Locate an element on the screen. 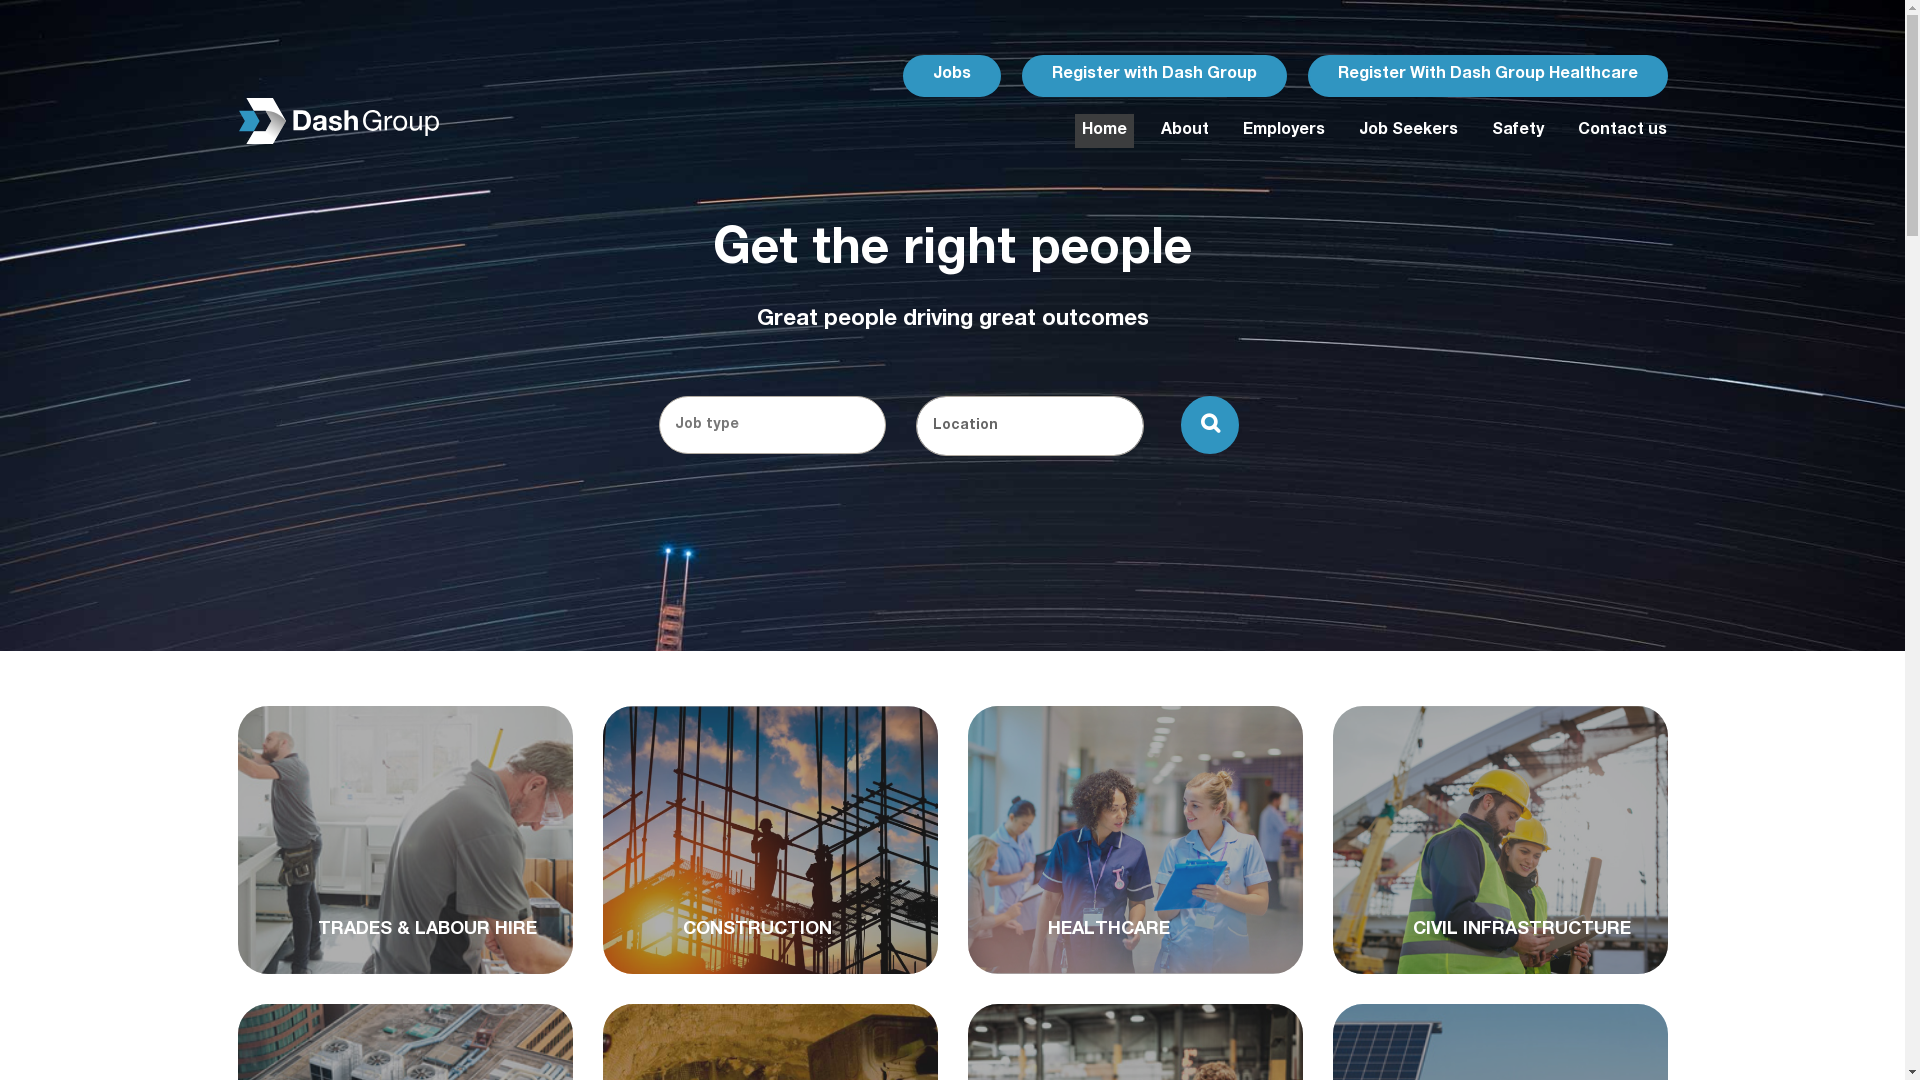 Image resolution: width=1920 pixels, height=1080 pixels. 'Register with Dash Group' is located at coordinates (1154, 73).